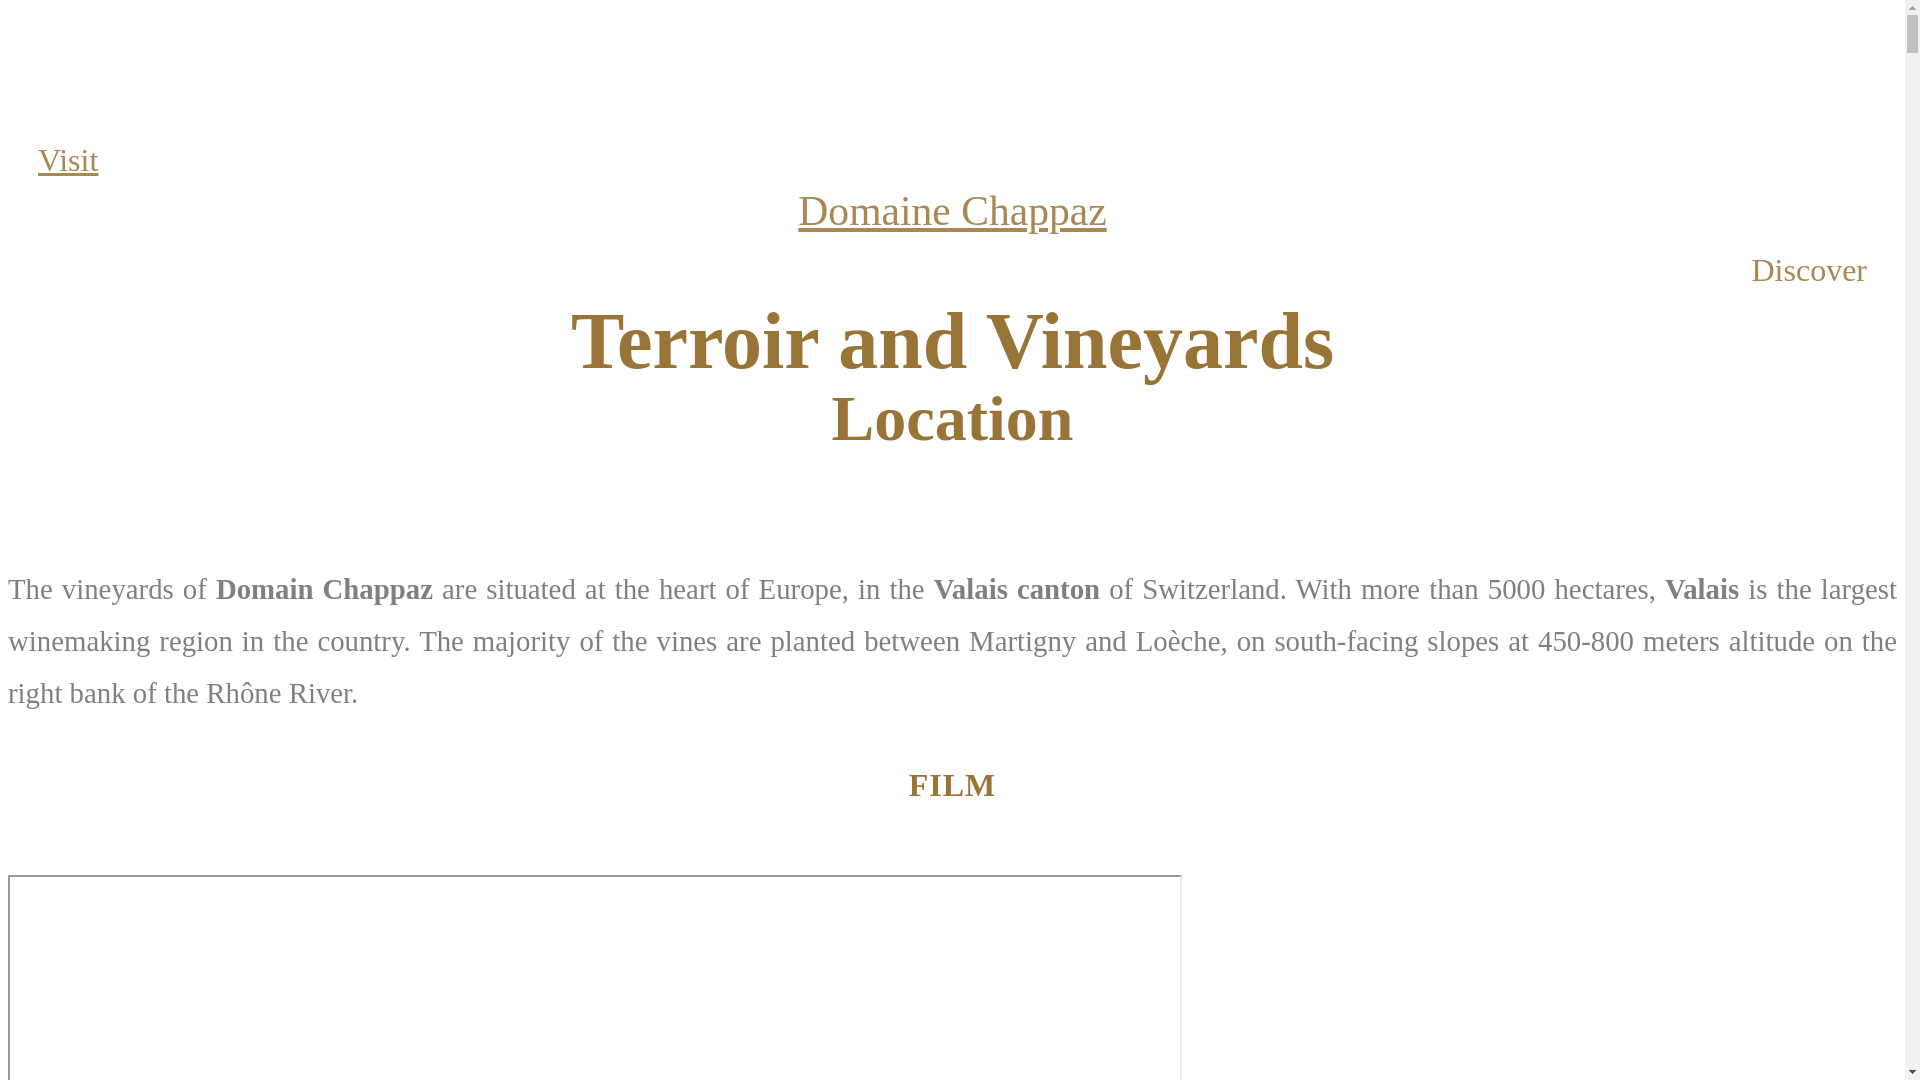 The image size is (1920, 1080). Describe the element at coordinates (950, 211) in the screenshot. I see `'Domaine Chappaz'` at that location.